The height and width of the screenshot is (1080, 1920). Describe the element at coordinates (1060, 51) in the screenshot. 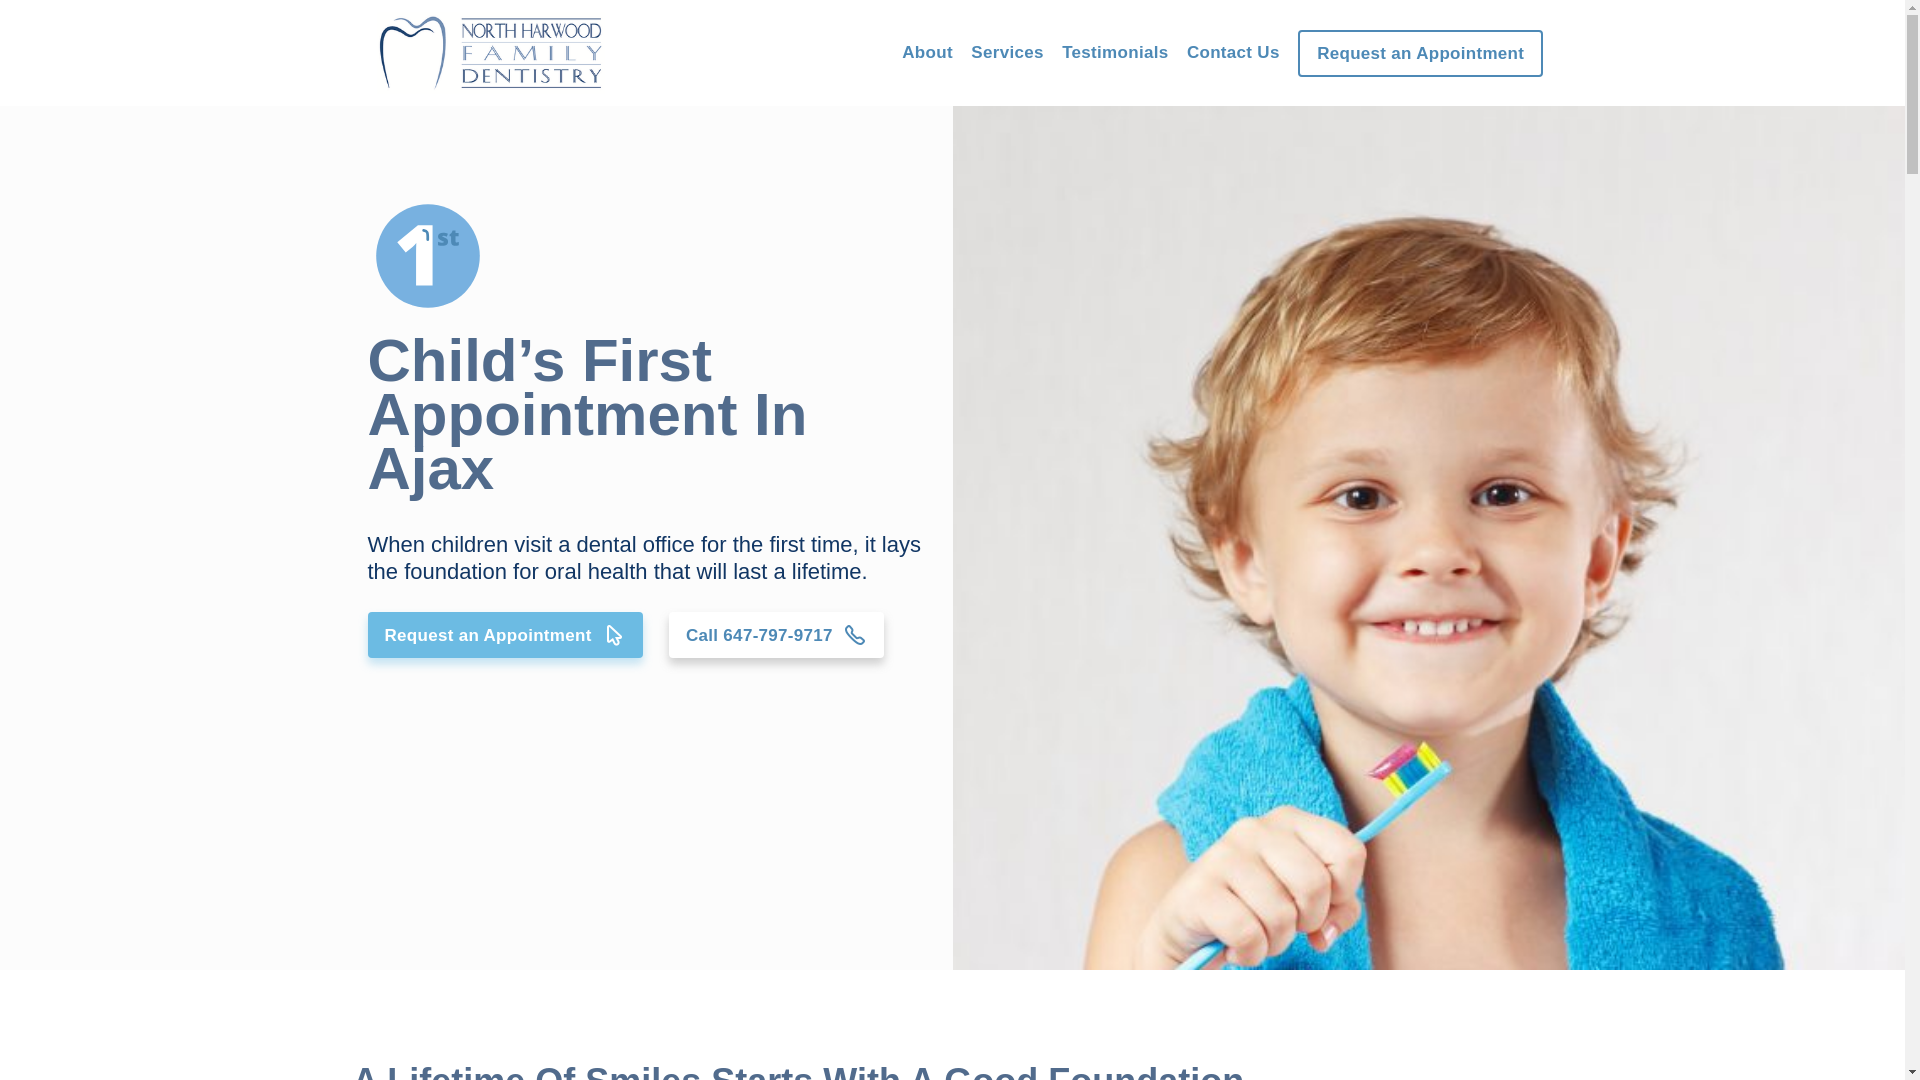

I see `'Testimonials'` at that location.